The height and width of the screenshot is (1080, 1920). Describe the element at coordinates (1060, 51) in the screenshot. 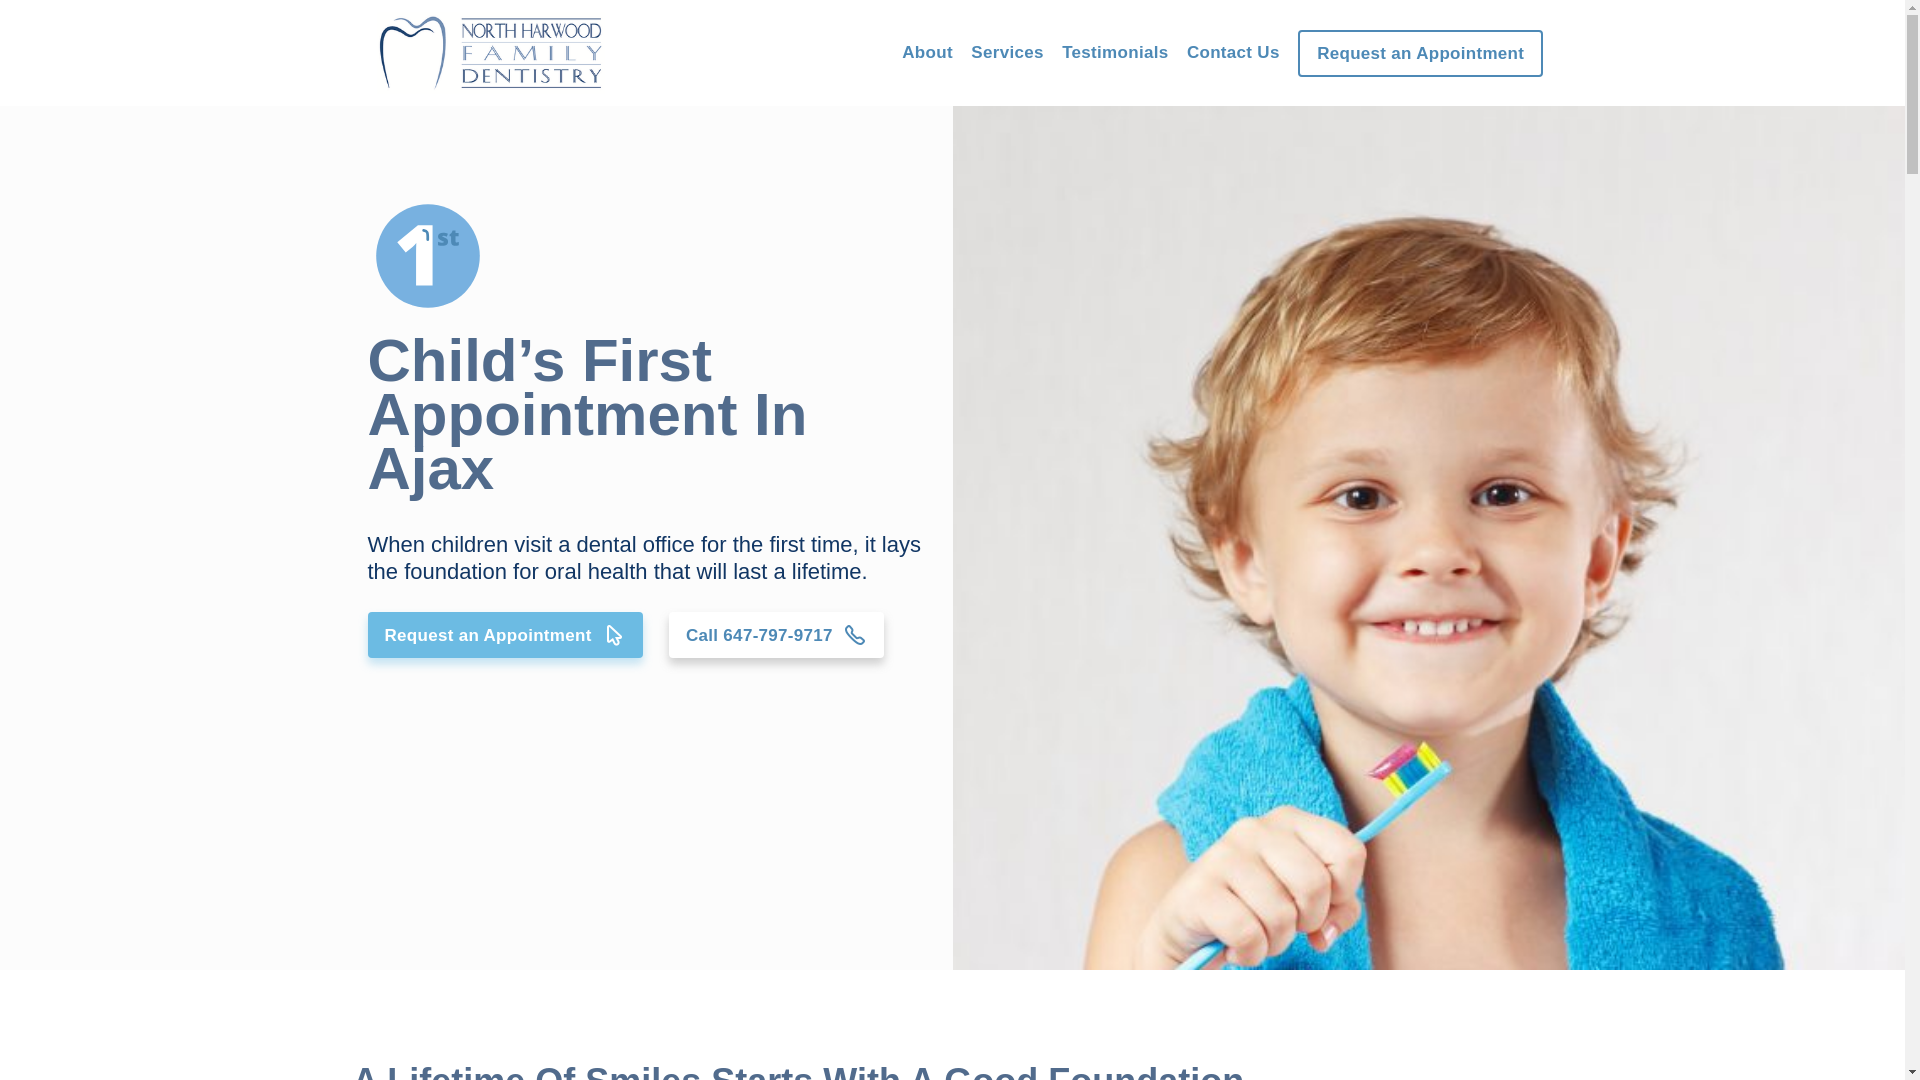

I see `'Testimonials'` at that location.